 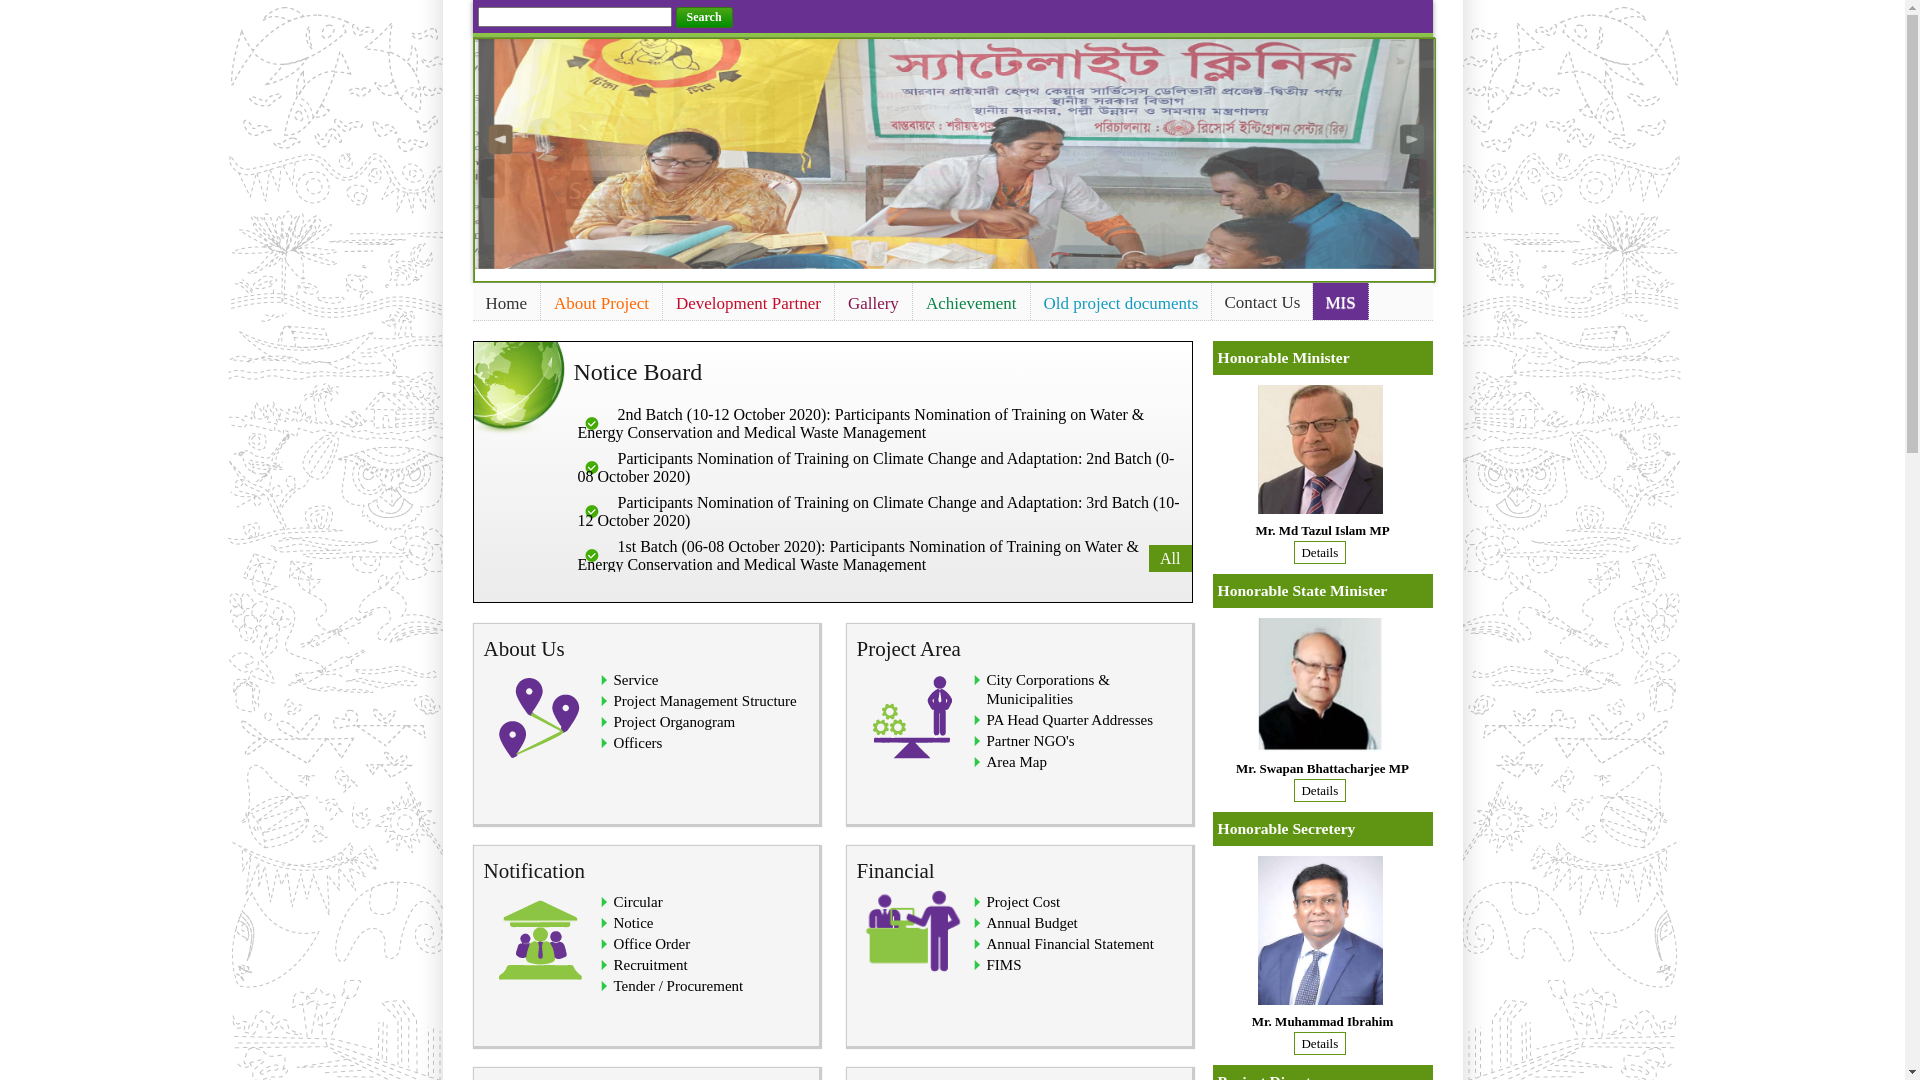 I want to click on 'Annual Budget', so click(x=985, y=922).